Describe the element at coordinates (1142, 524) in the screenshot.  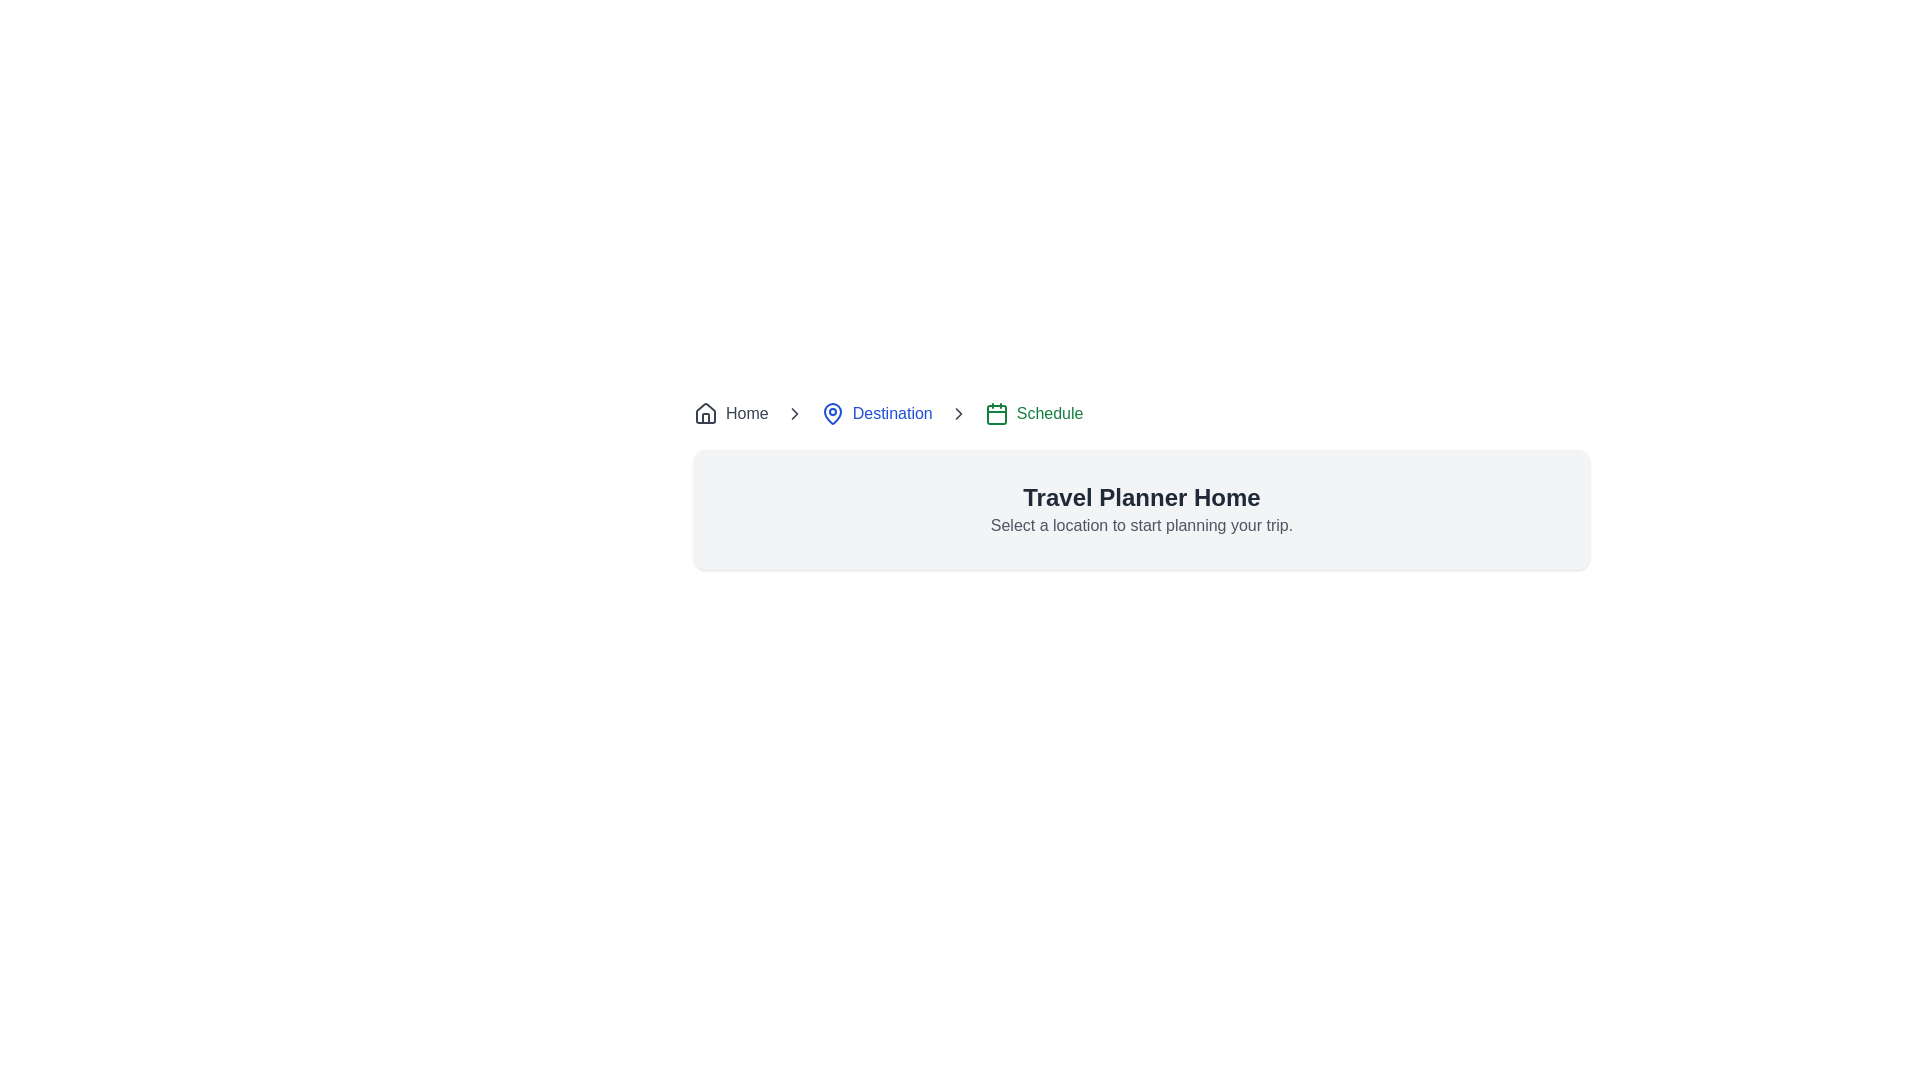
I see `the text element that states 'Select a location to start planning your trip.' which is styled in gray font and located below the bold header 'Travel Planner Home'` at that location.